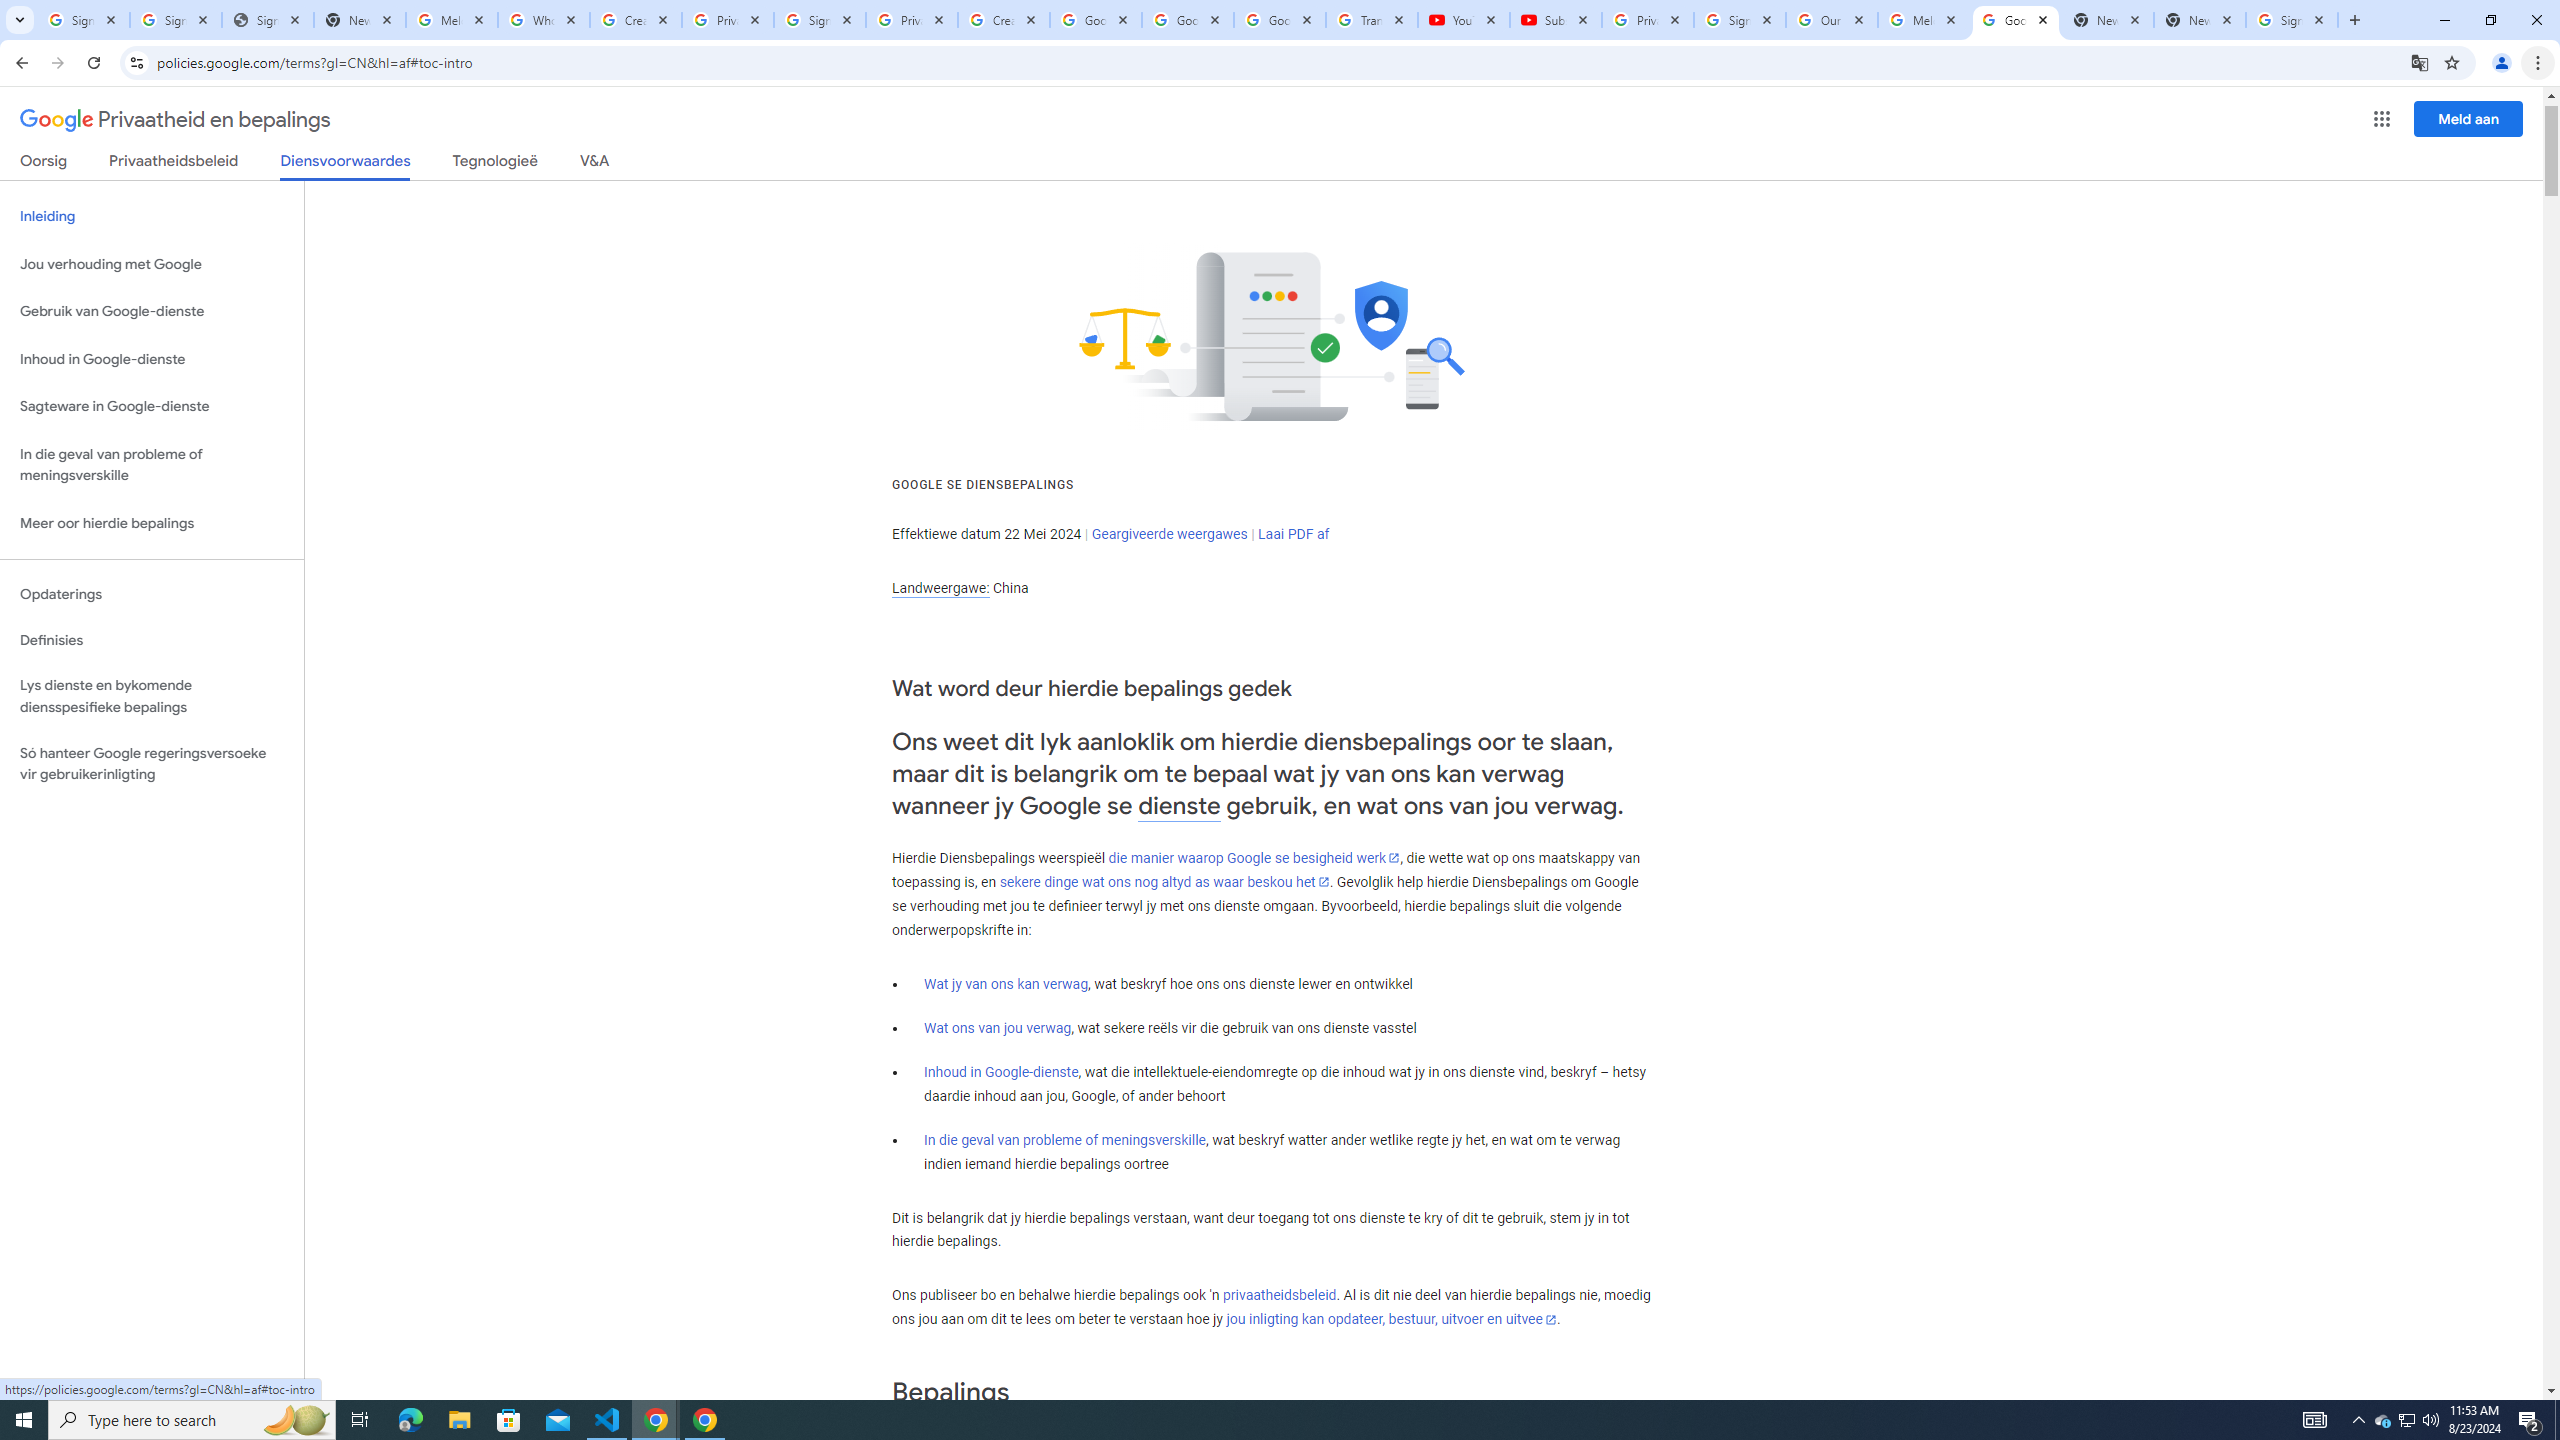 This screenshot has width=2560, height=1440. Describe the element at coordinates (151, 639) in the screenshot. I see `'Definisies'` at that location.